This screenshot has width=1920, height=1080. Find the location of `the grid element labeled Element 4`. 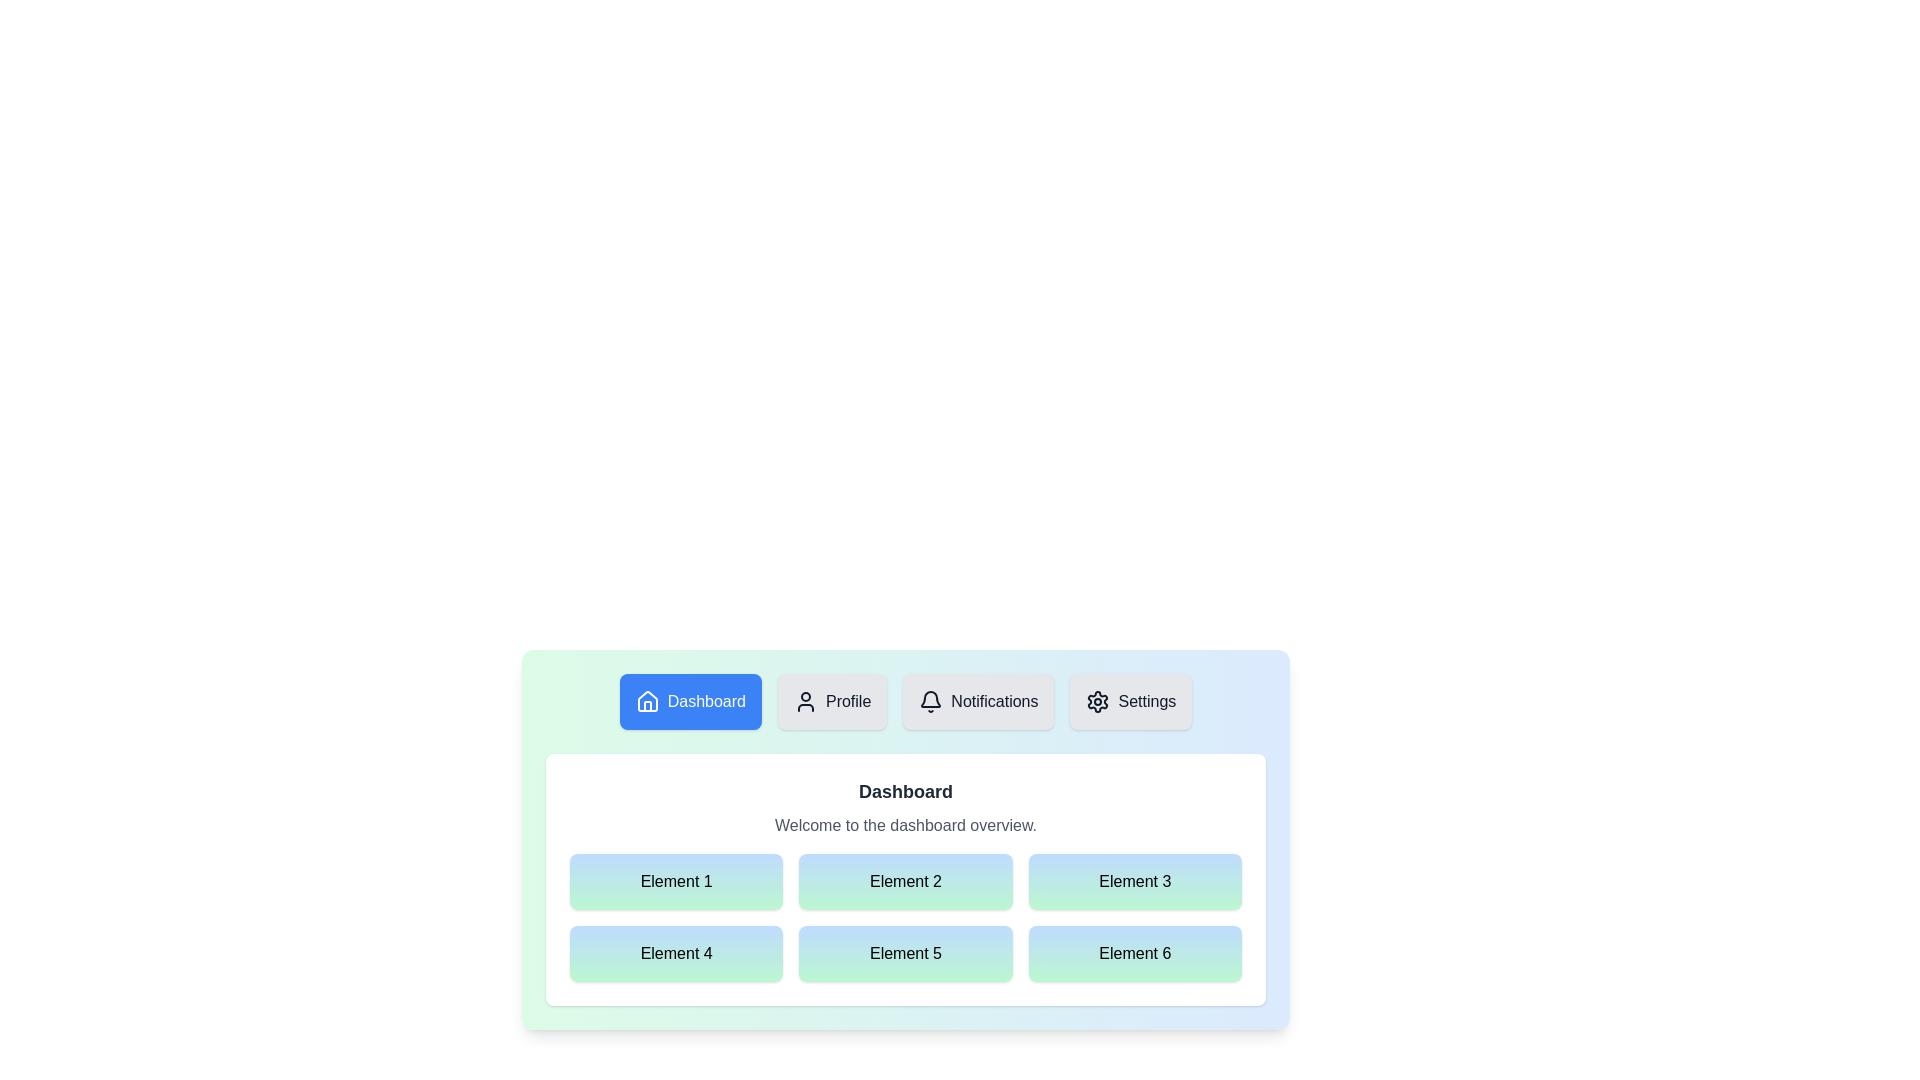

the grid element labeled Element 4 is located at coordinates (676, 952).